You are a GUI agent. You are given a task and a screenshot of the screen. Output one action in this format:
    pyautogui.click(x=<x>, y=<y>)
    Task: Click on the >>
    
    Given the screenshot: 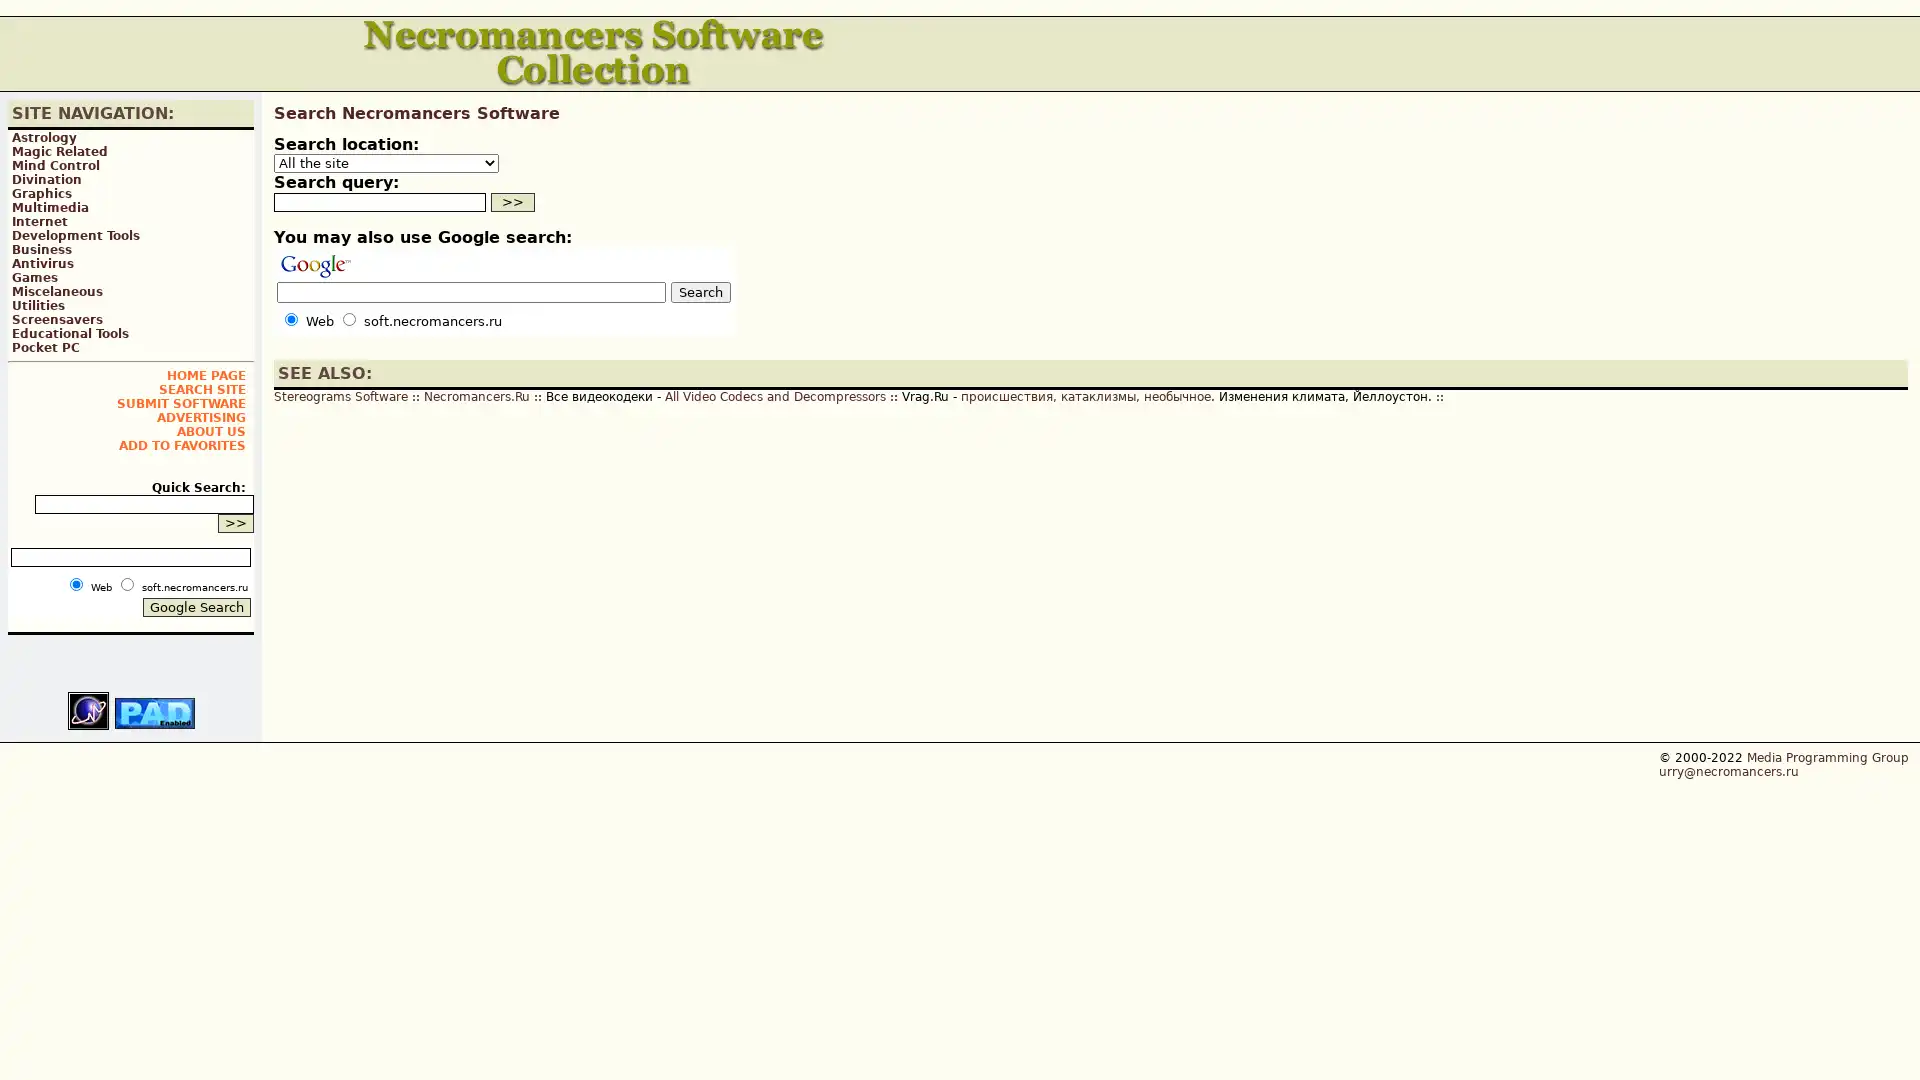 What is the action you would take?
    pyautogui.click(x=235, y=522)
    